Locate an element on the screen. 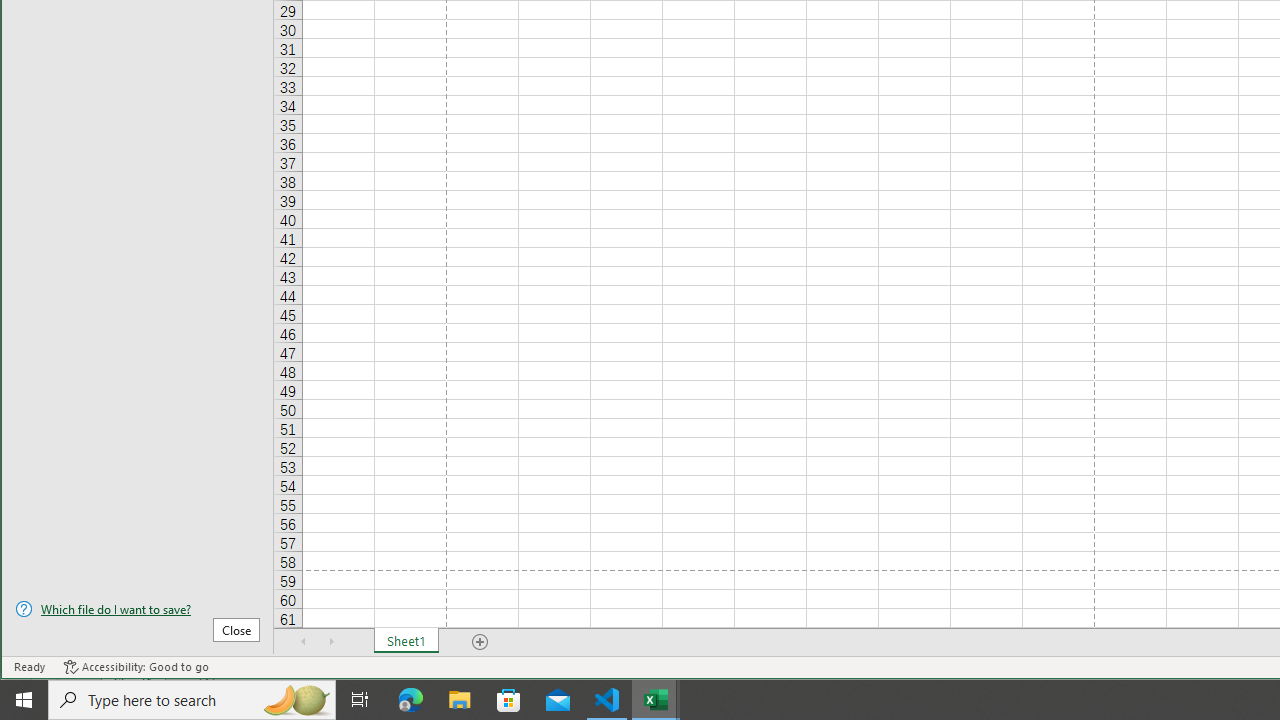 The height and width of the screenshot is (720, 1280). 'Search highlights icon opens search home window' is located at coordinates (294, 698).